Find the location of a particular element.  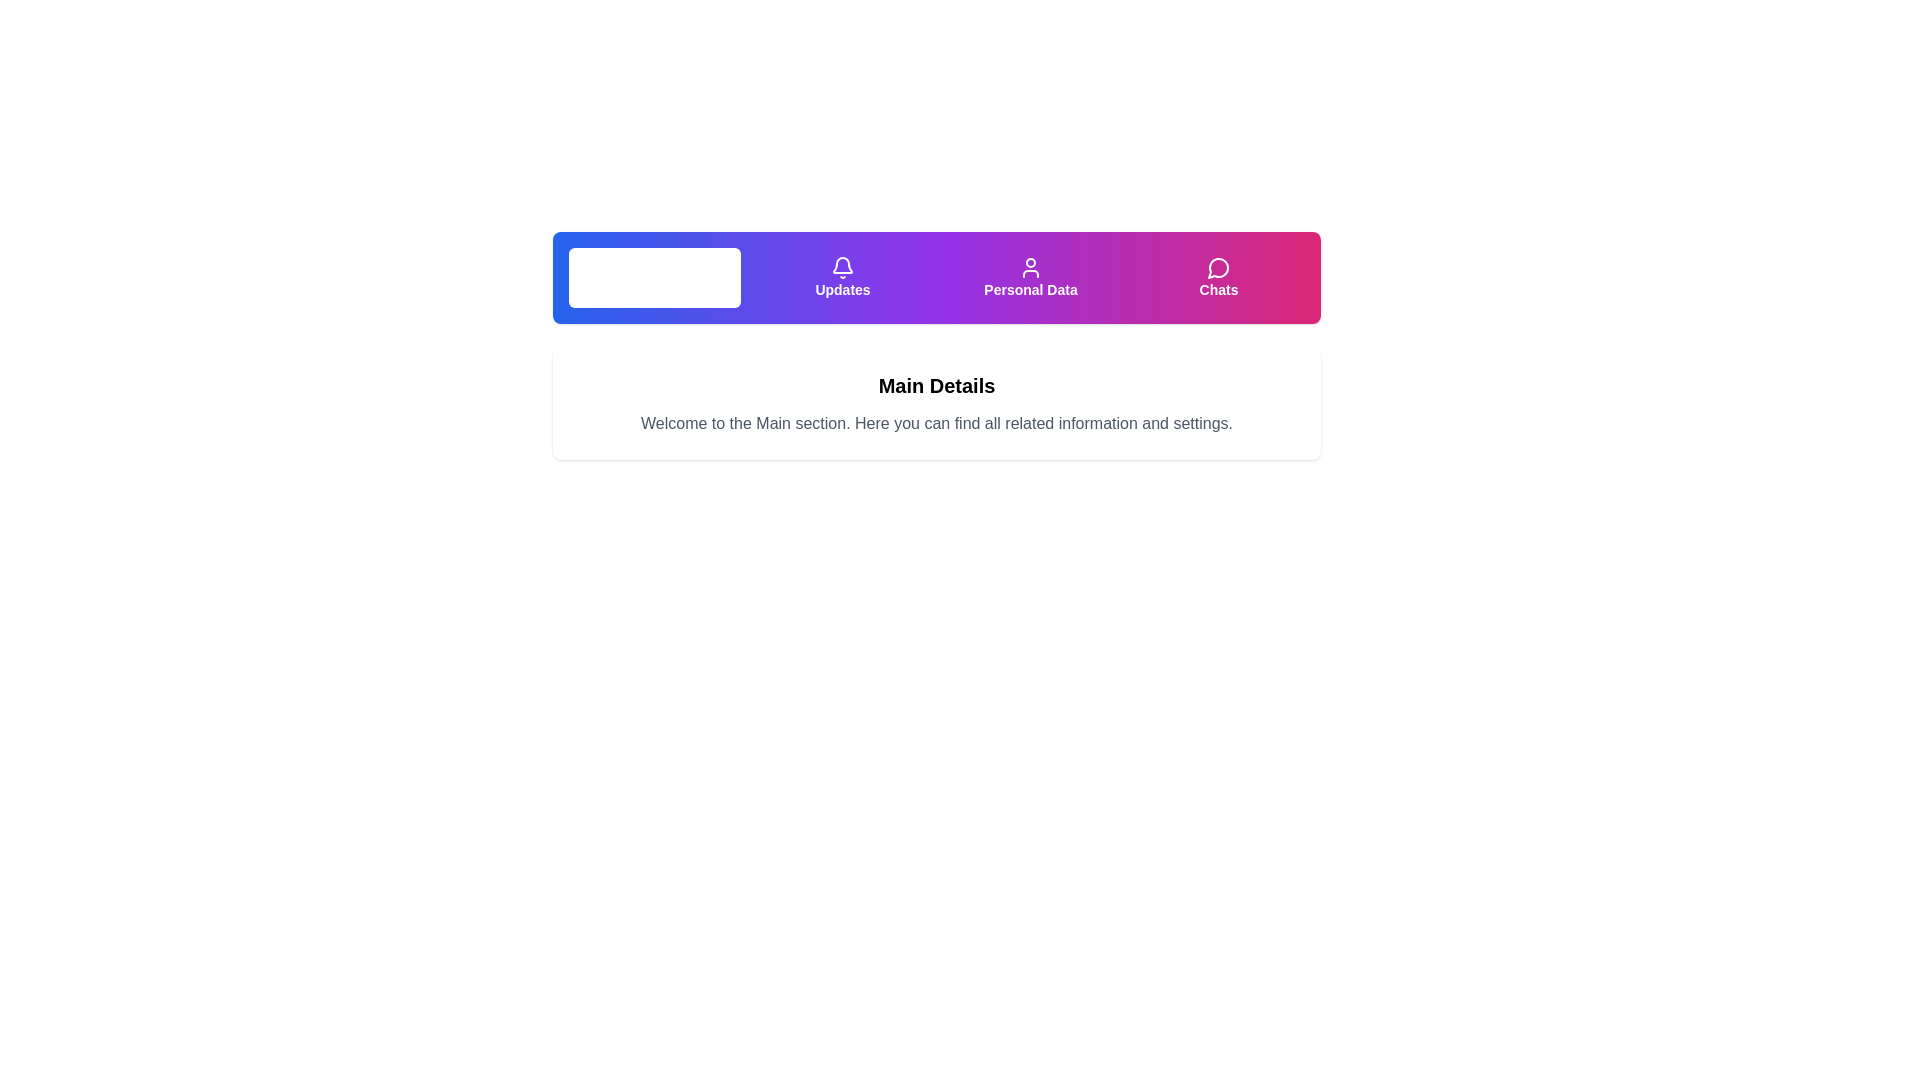

the 'Personal Data' text label which is part of the navigation bar, displayed in white font on a purple gradient background is located at coordinates (1031, 289).